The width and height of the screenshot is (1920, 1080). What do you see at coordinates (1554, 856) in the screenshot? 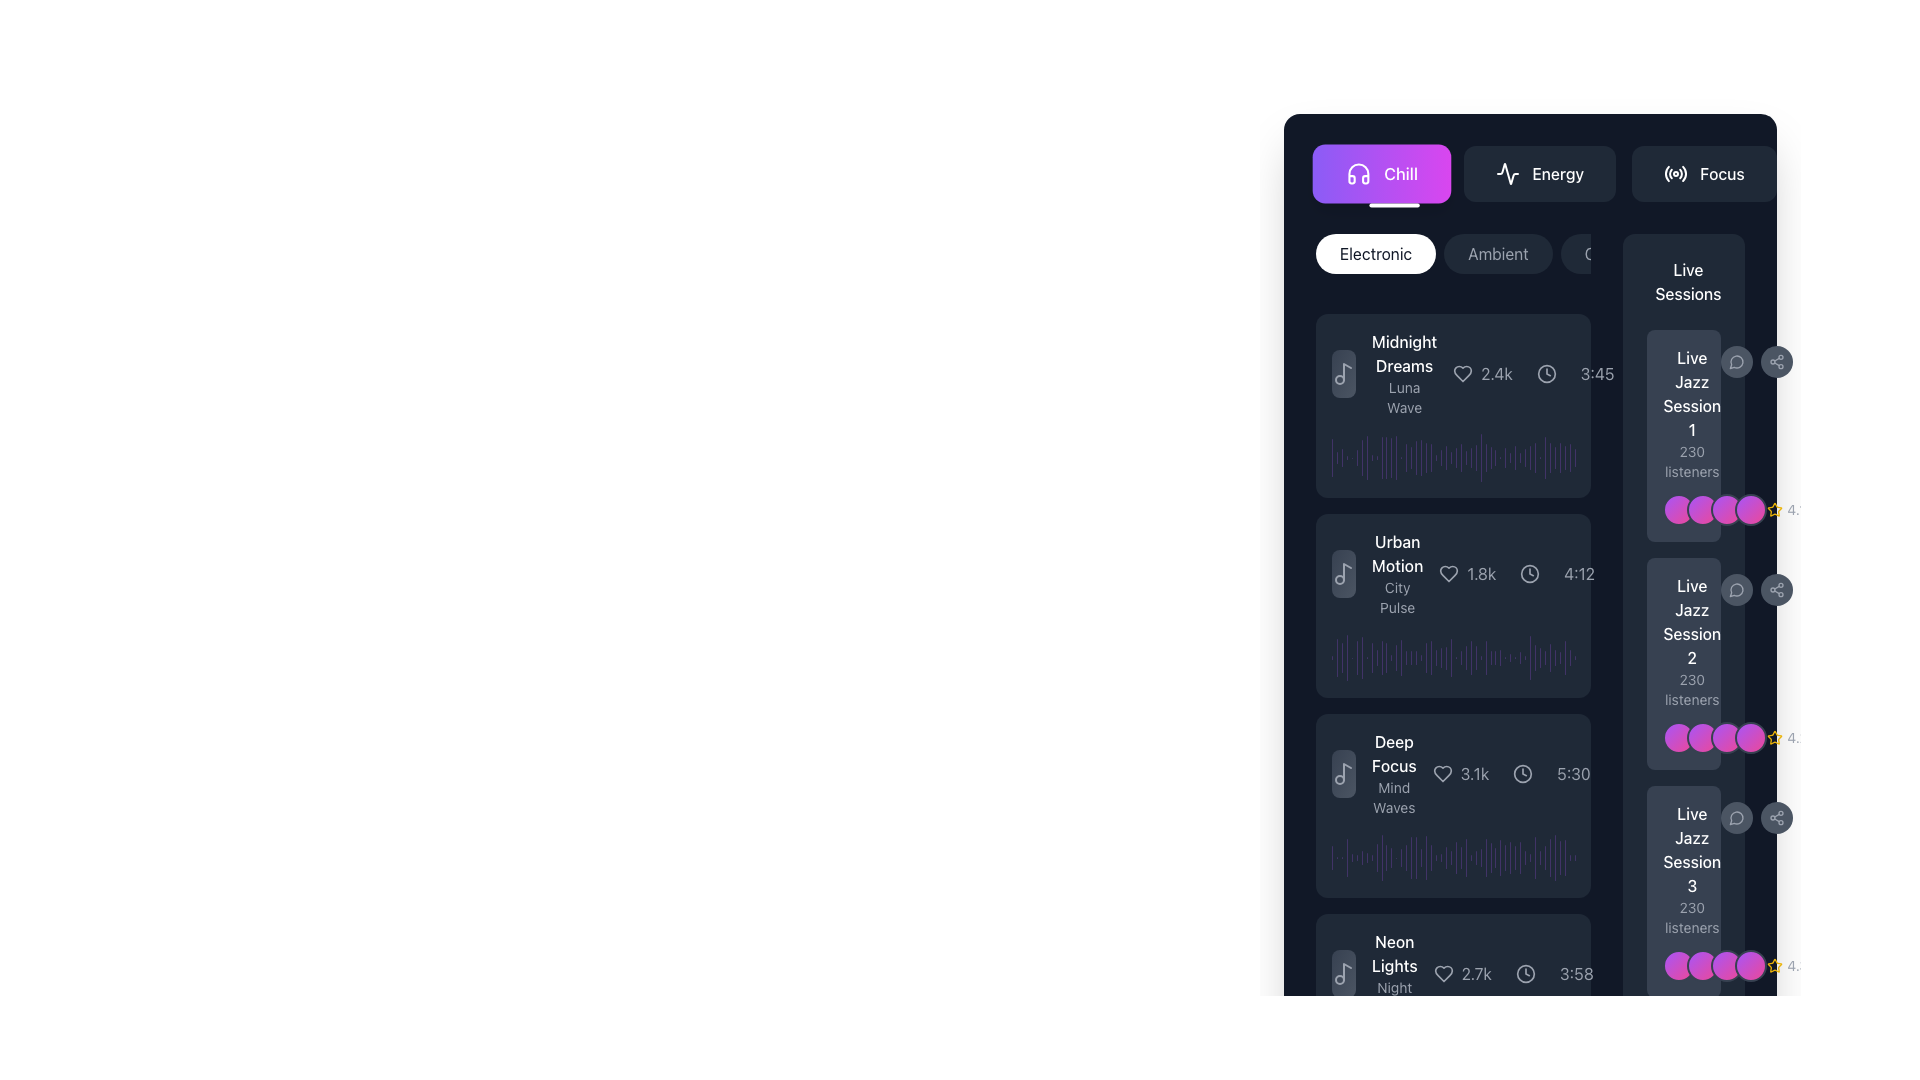
I see `the last vertical segment of the progress bar in the horizontal group, which serves as a visual indicator for the corresponding status` at bounding box center [1554, 856].